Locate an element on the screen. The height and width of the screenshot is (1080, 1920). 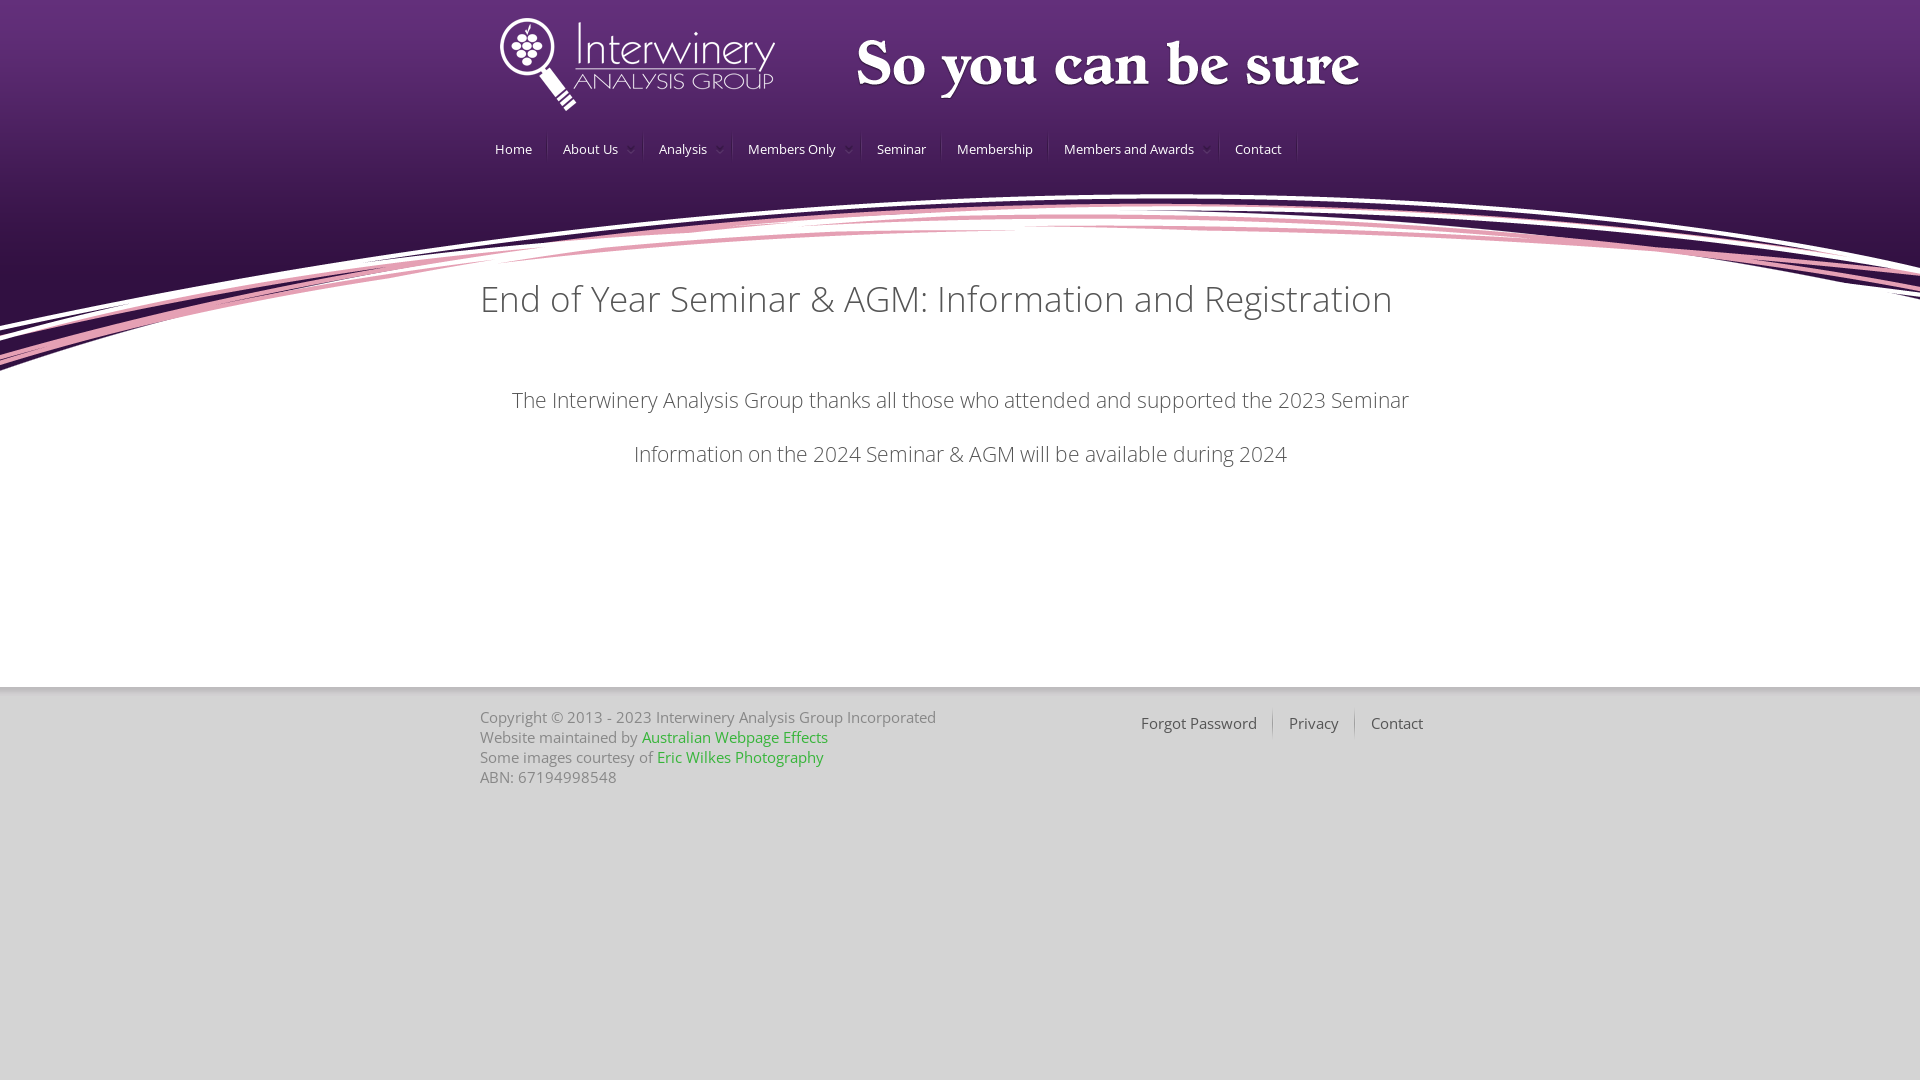
'Members Only' is located at coordinates (787, 148).